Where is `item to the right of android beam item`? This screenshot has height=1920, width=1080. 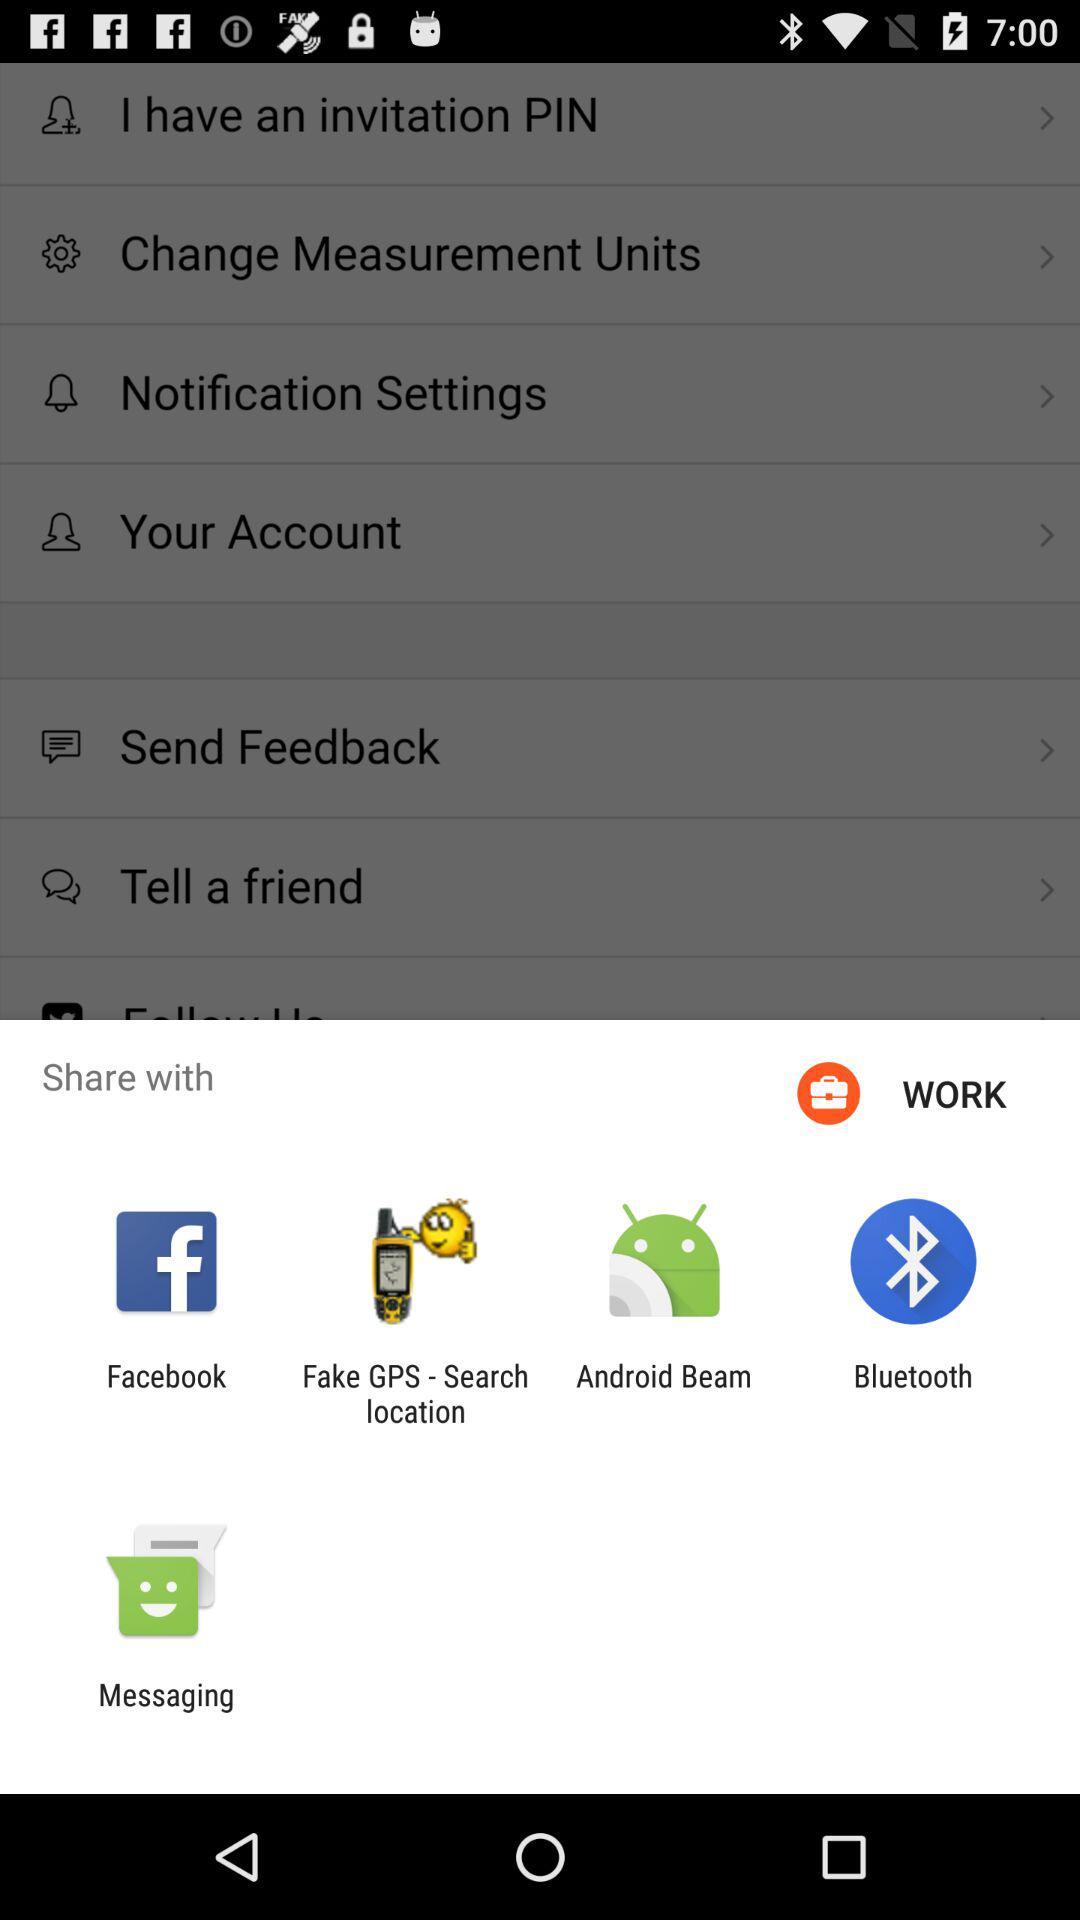
item to the right of android beam item is located at coordinates (913, 1392).